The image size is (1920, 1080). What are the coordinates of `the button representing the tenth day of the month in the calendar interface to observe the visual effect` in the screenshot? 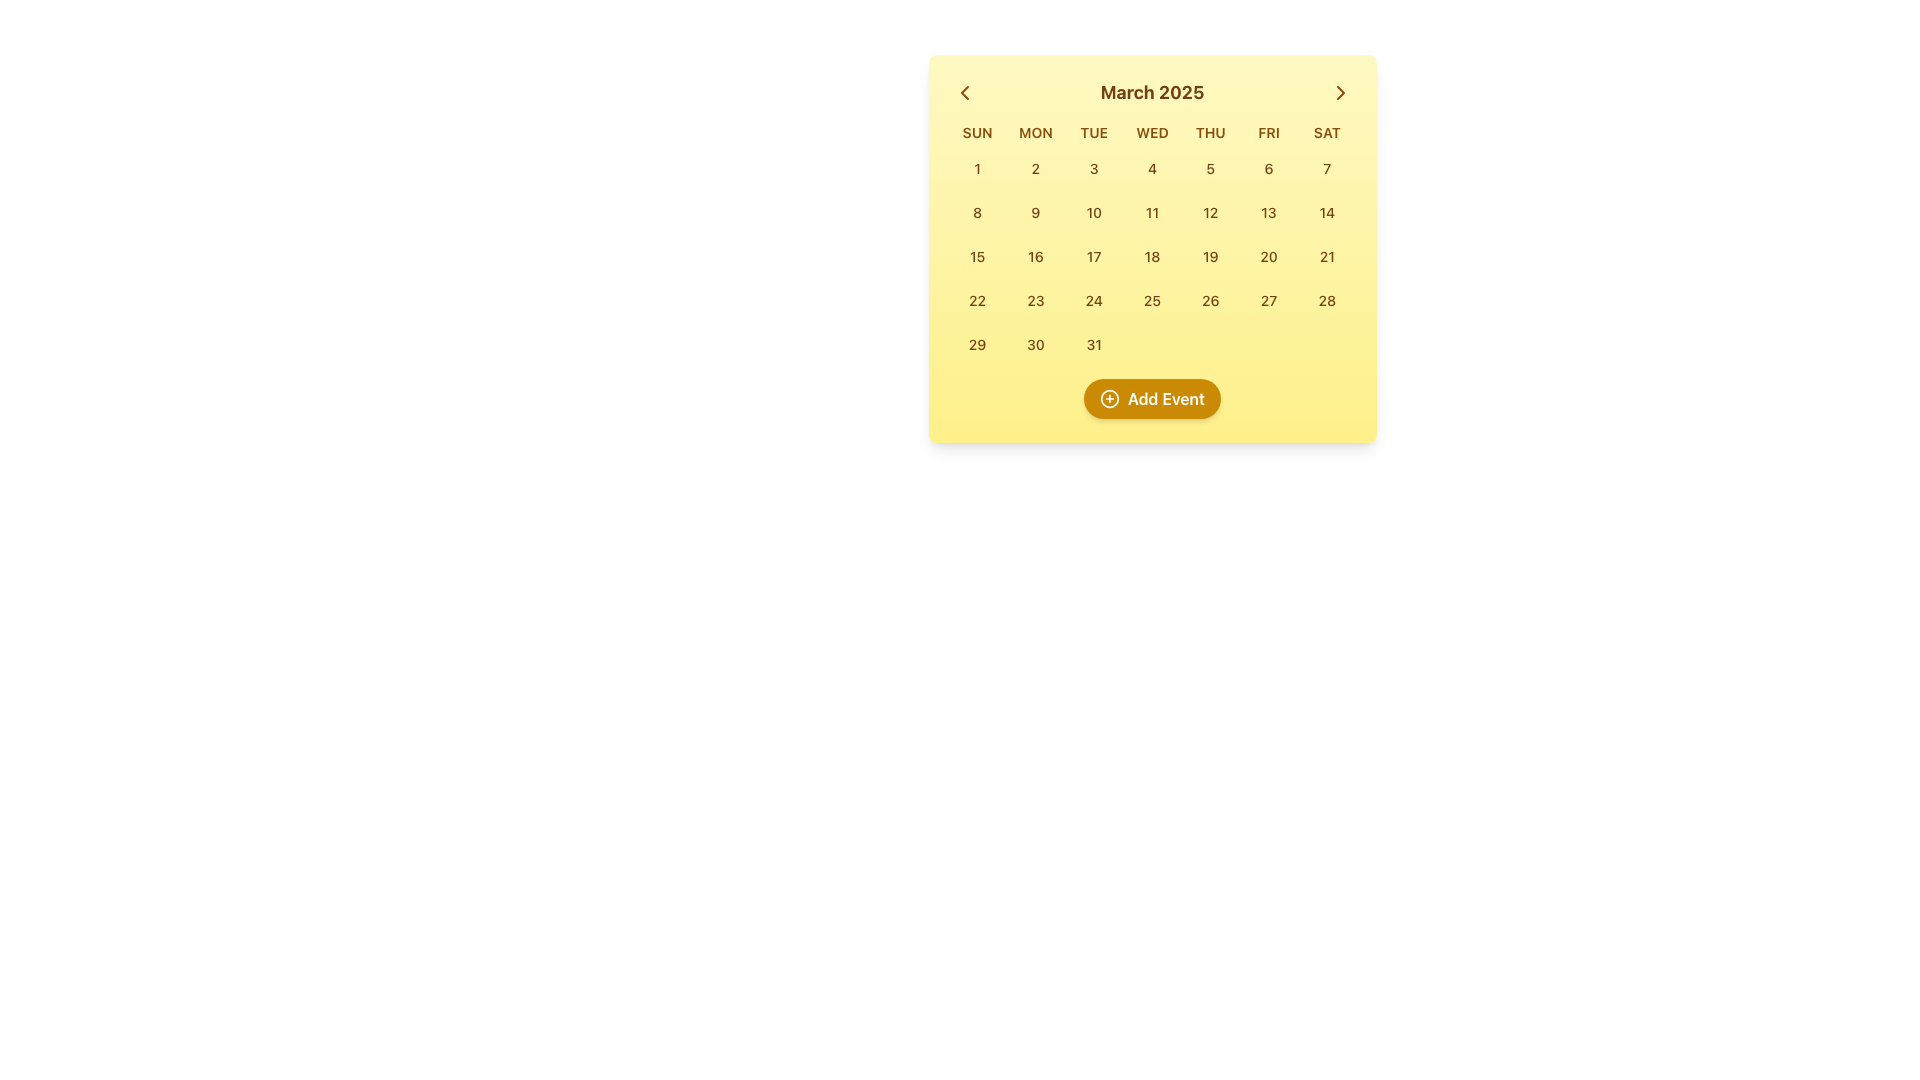 It's located at (1093, 212).